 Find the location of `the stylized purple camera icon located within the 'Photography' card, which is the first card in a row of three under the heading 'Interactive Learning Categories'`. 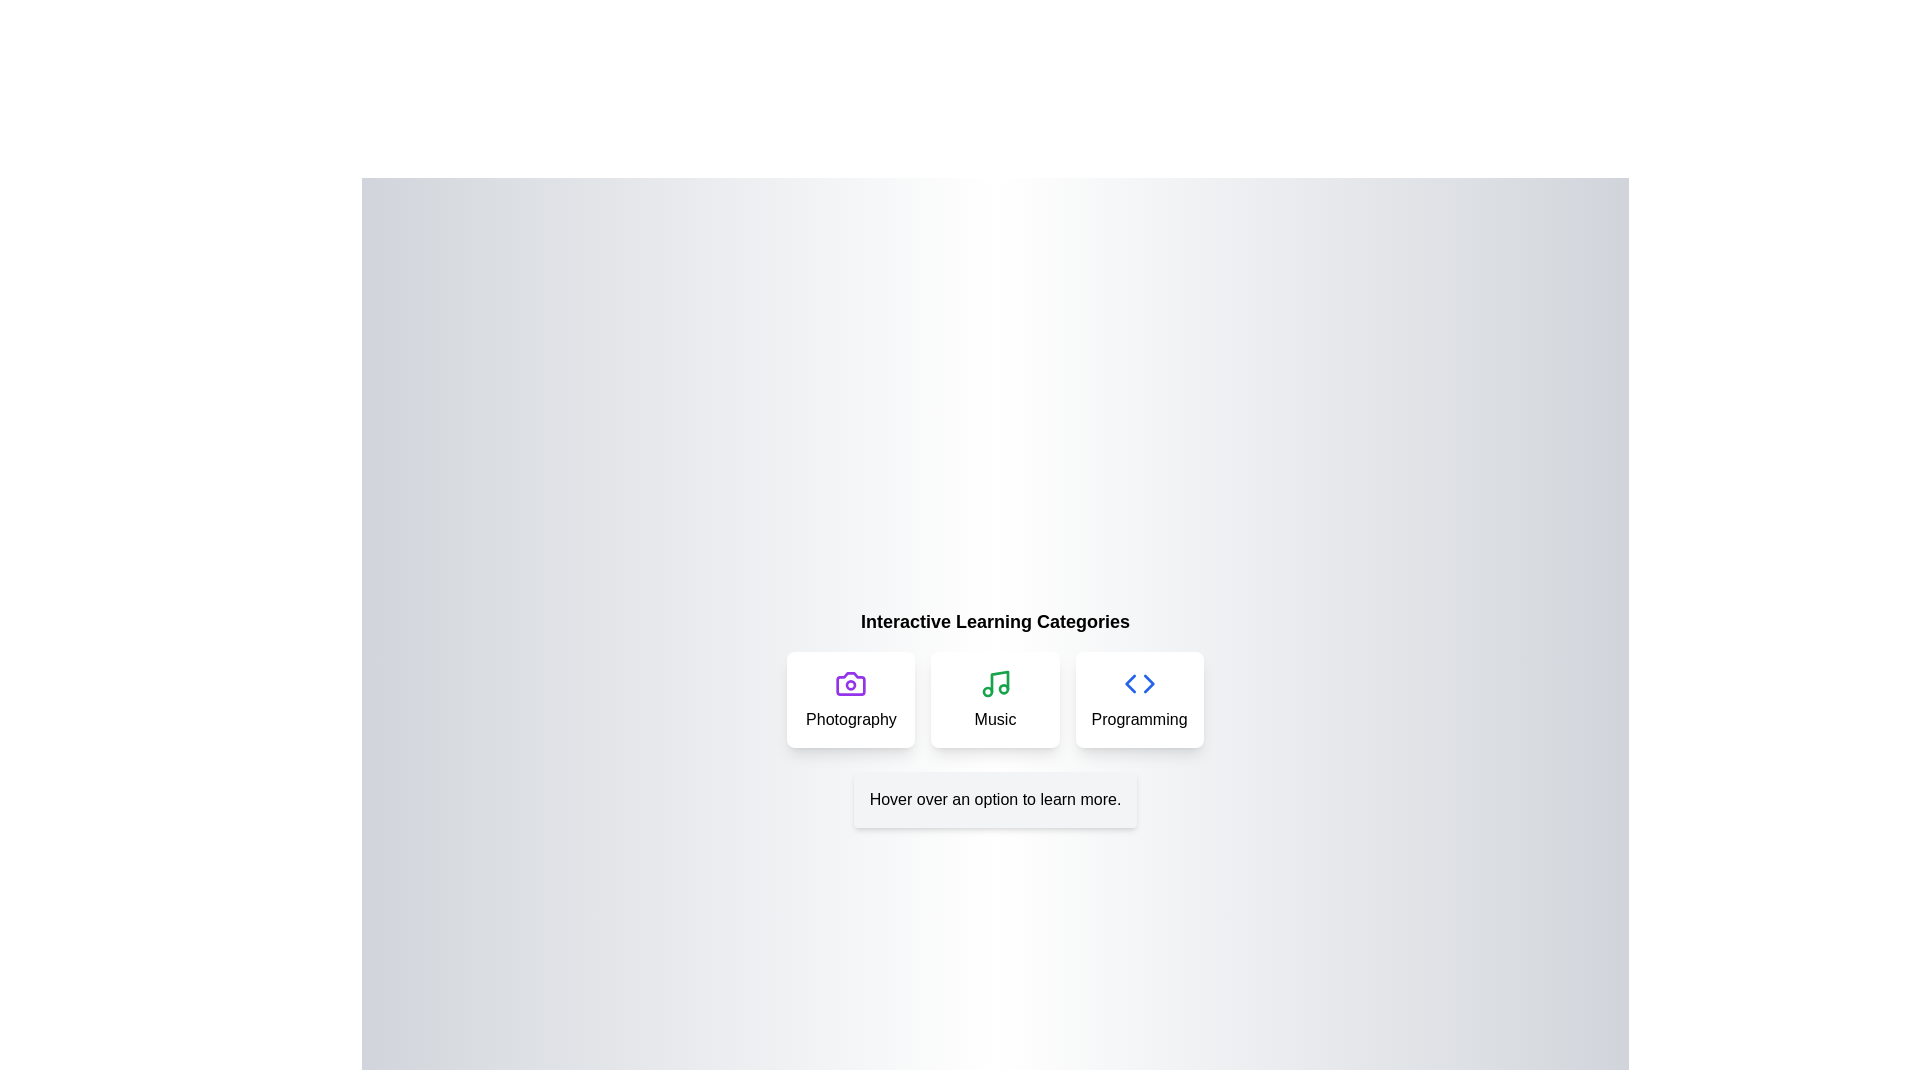

the stylized purple camera icon located within the 'Photography' card, which is the first card in a row of three under the heading 'Interactive Learning Categories' is located at coordinates (851, 682).